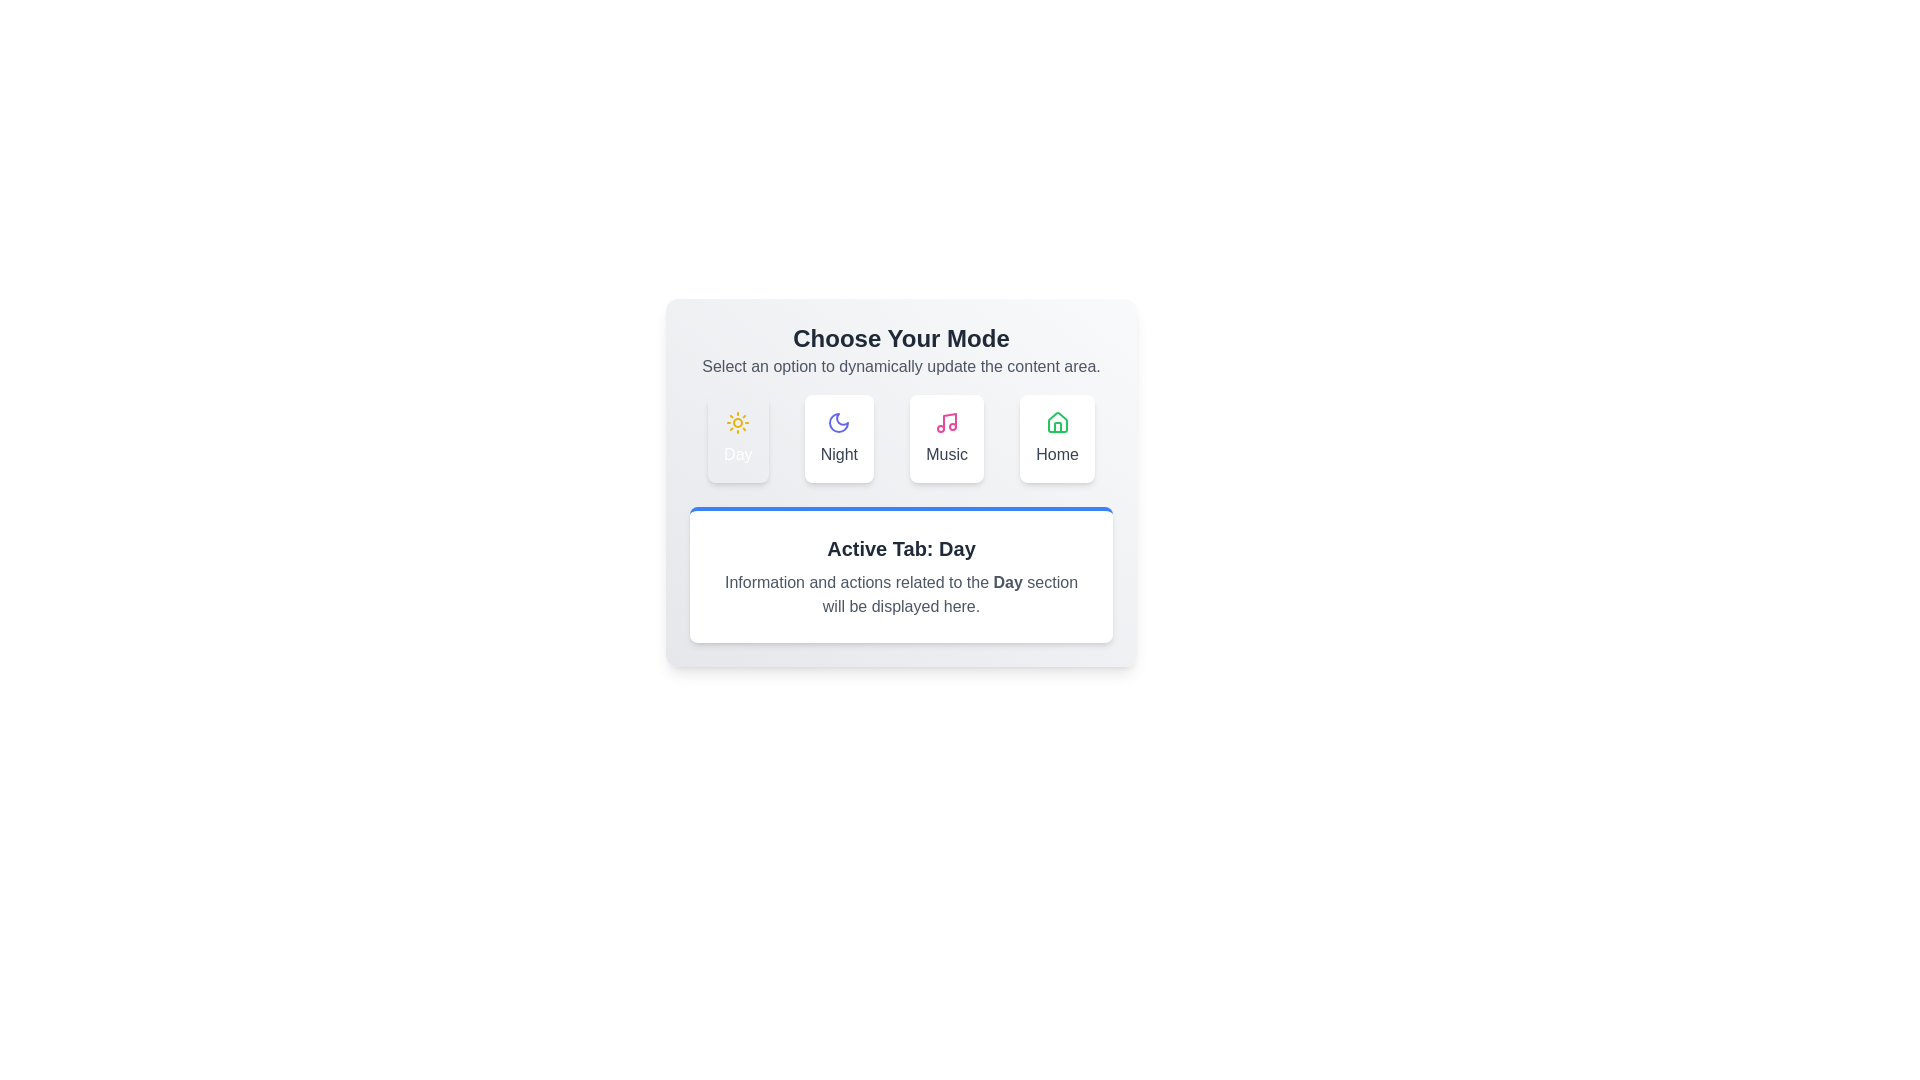 The height and width of the screenshot is (1080, 1920). I want to click on the bold text 'Day' located under the heading 'Active Tab: Day' in the lower section of the modal, so click(1008, 582).